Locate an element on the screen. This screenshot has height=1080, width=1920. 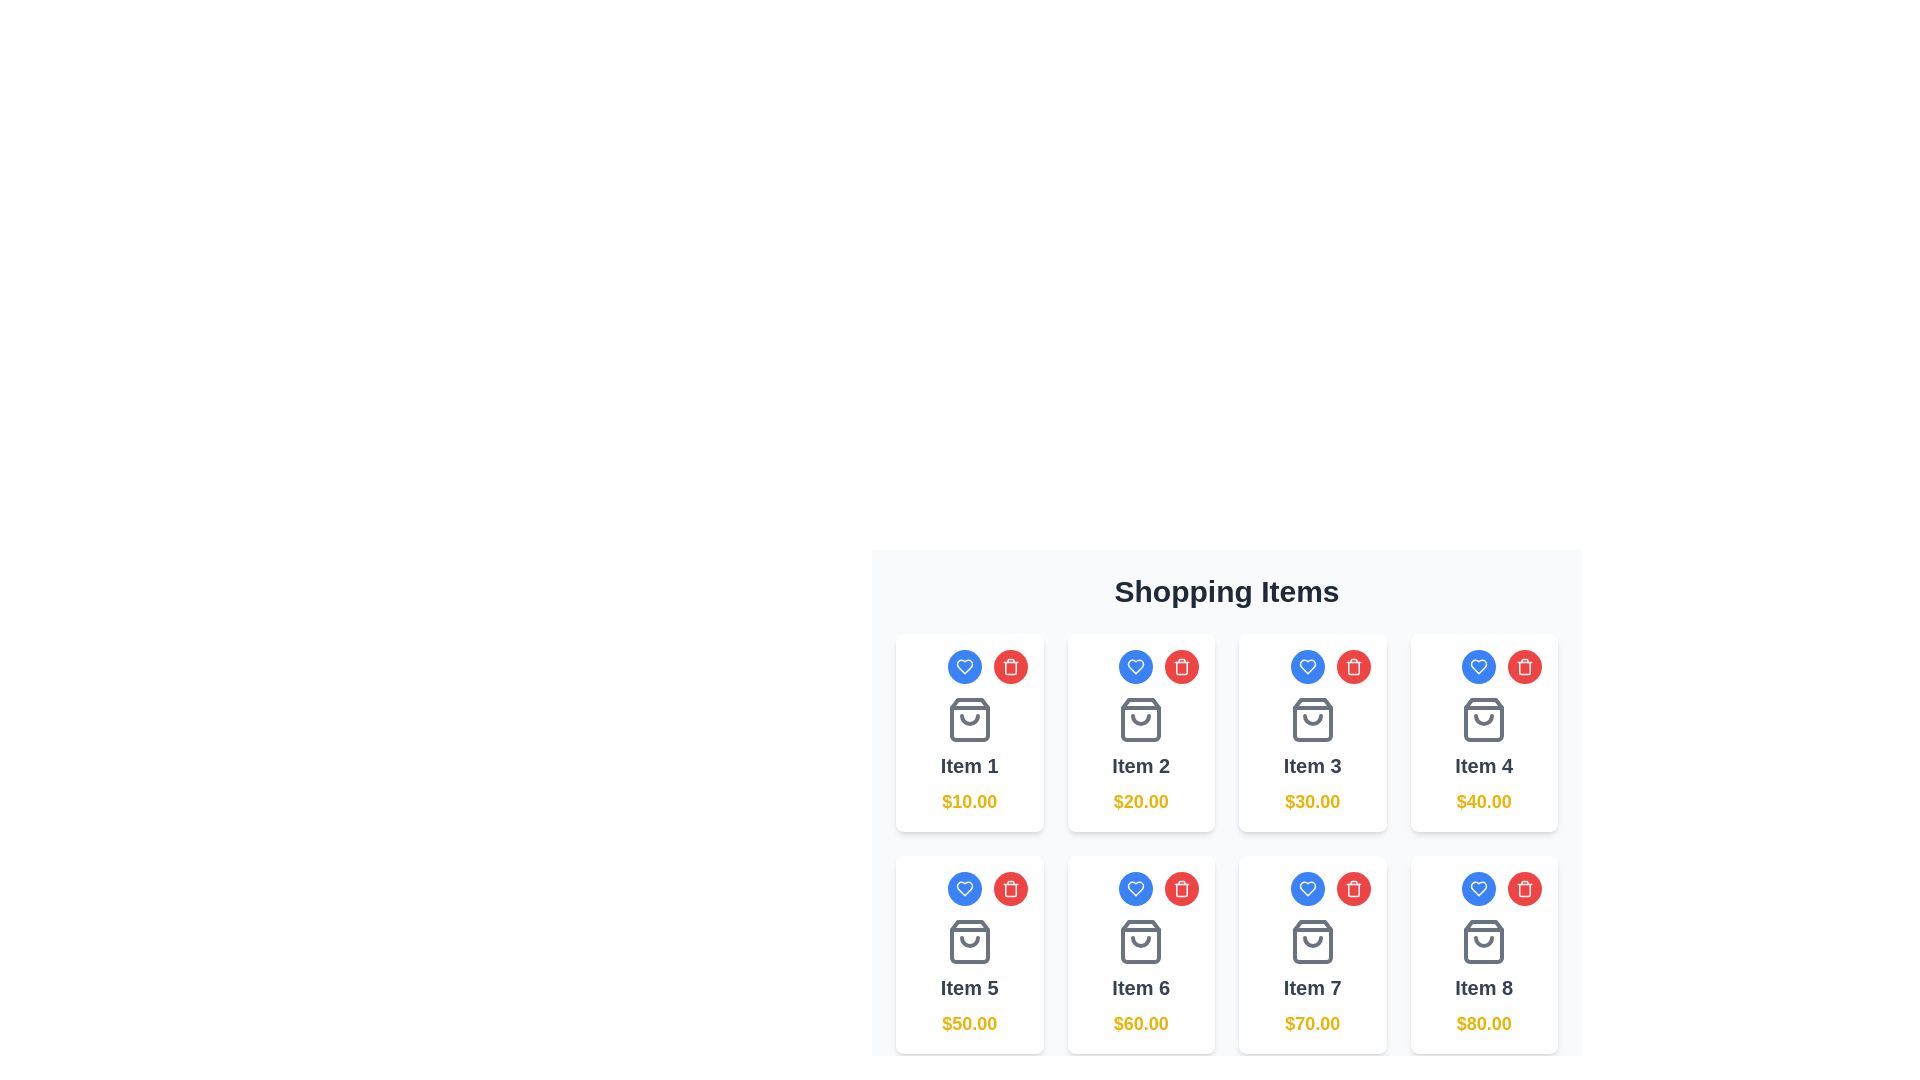
the third shopping item card in the grid layout is located at coordinates (1312, 732).